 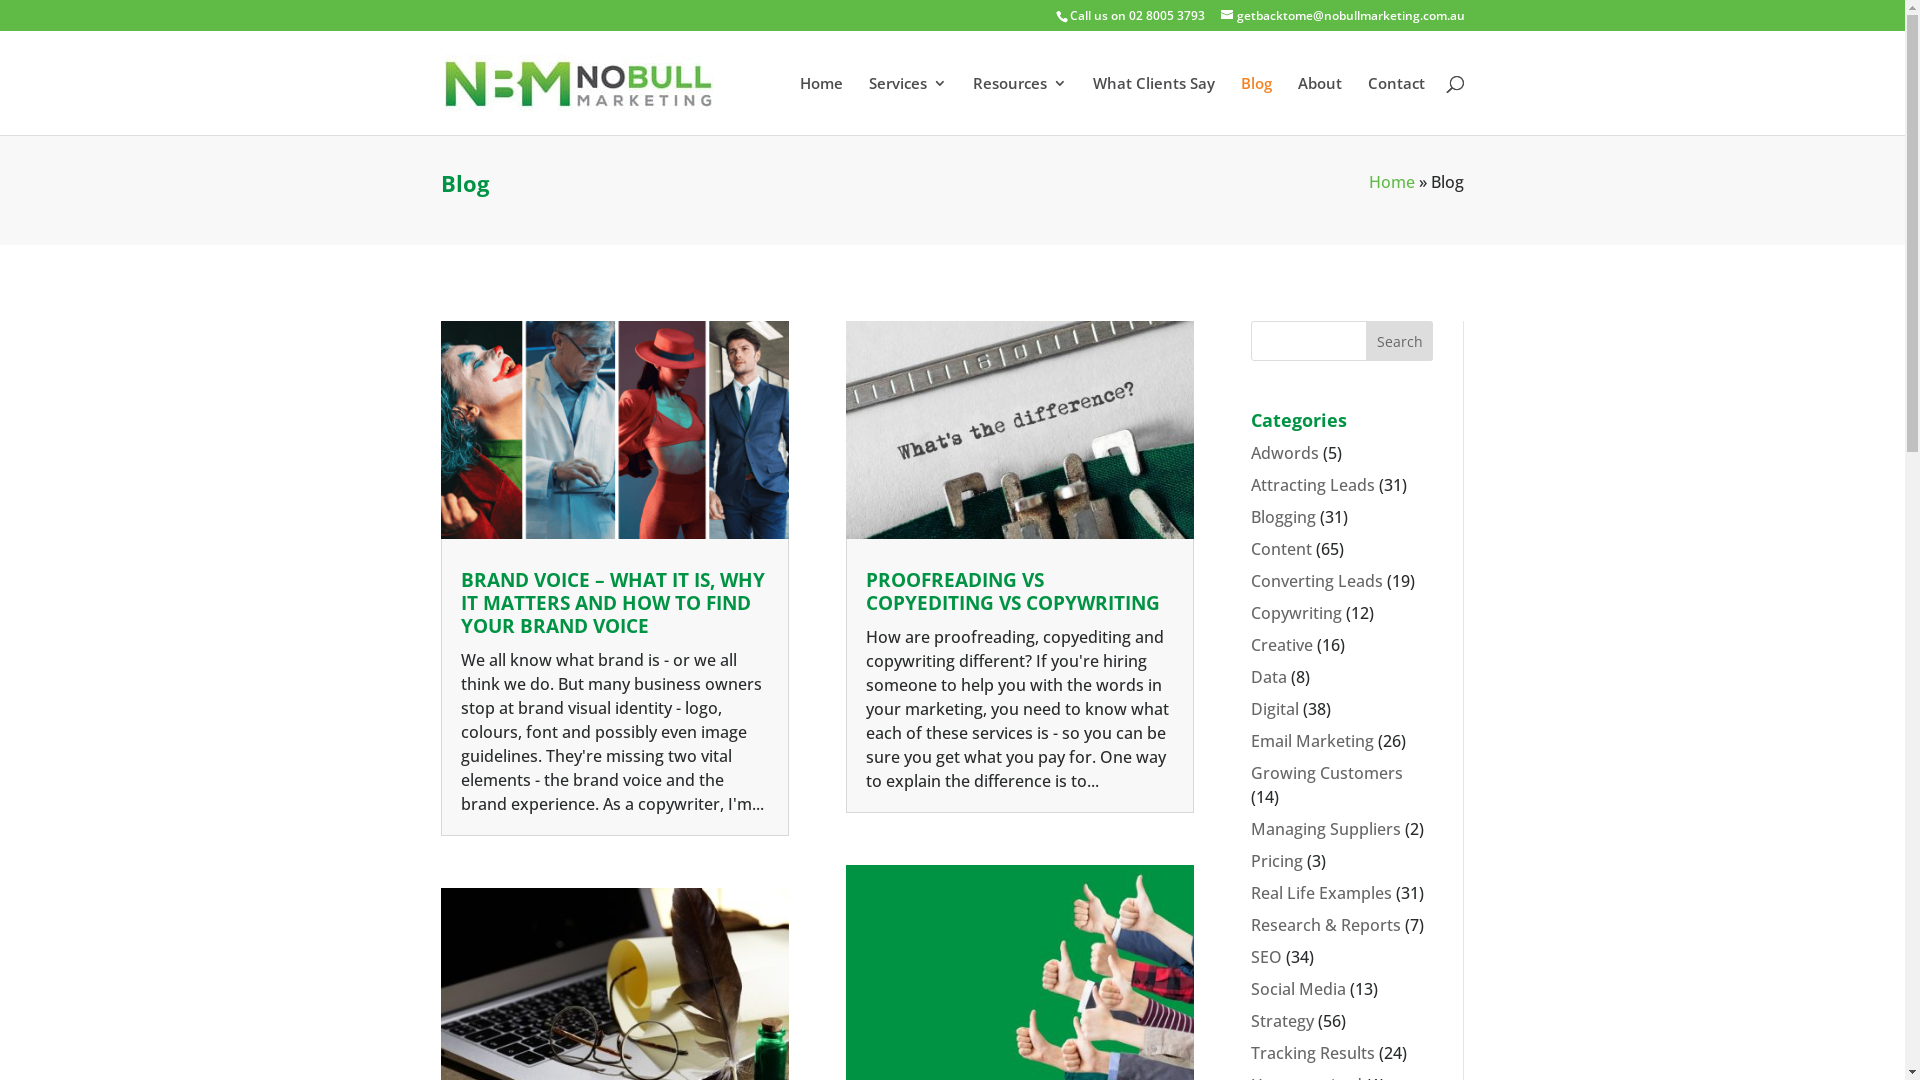 What do you see at coordinates (1285, 452) in the screenshot?
I see `'Adwords'` at bounding box center [1285, 452].